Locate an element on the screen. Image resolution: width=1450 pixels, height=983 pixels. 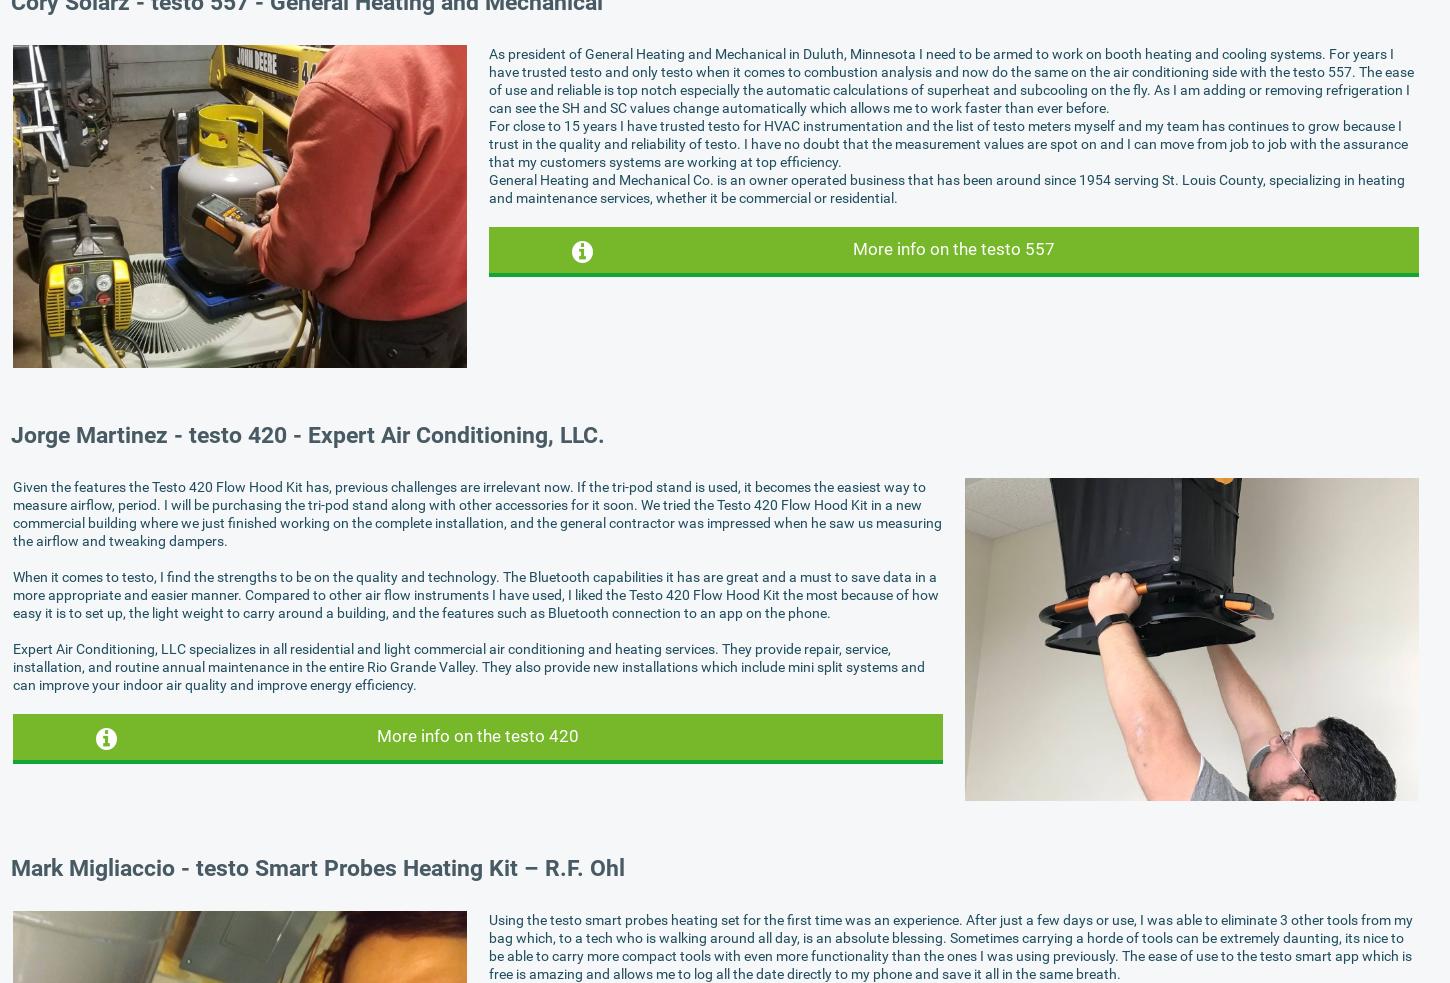
'Expert Air Conditioning, LLC specializes in all residential and light commercial air conditioning and heating services. They provide repair, service, installation, and routine annual maintenance in the entire Rio Grande Valley. They also provide new installations which include mini split systems and can improve your indoor air quality and improve energy efficiency.' is located at coordinates (467, 664).